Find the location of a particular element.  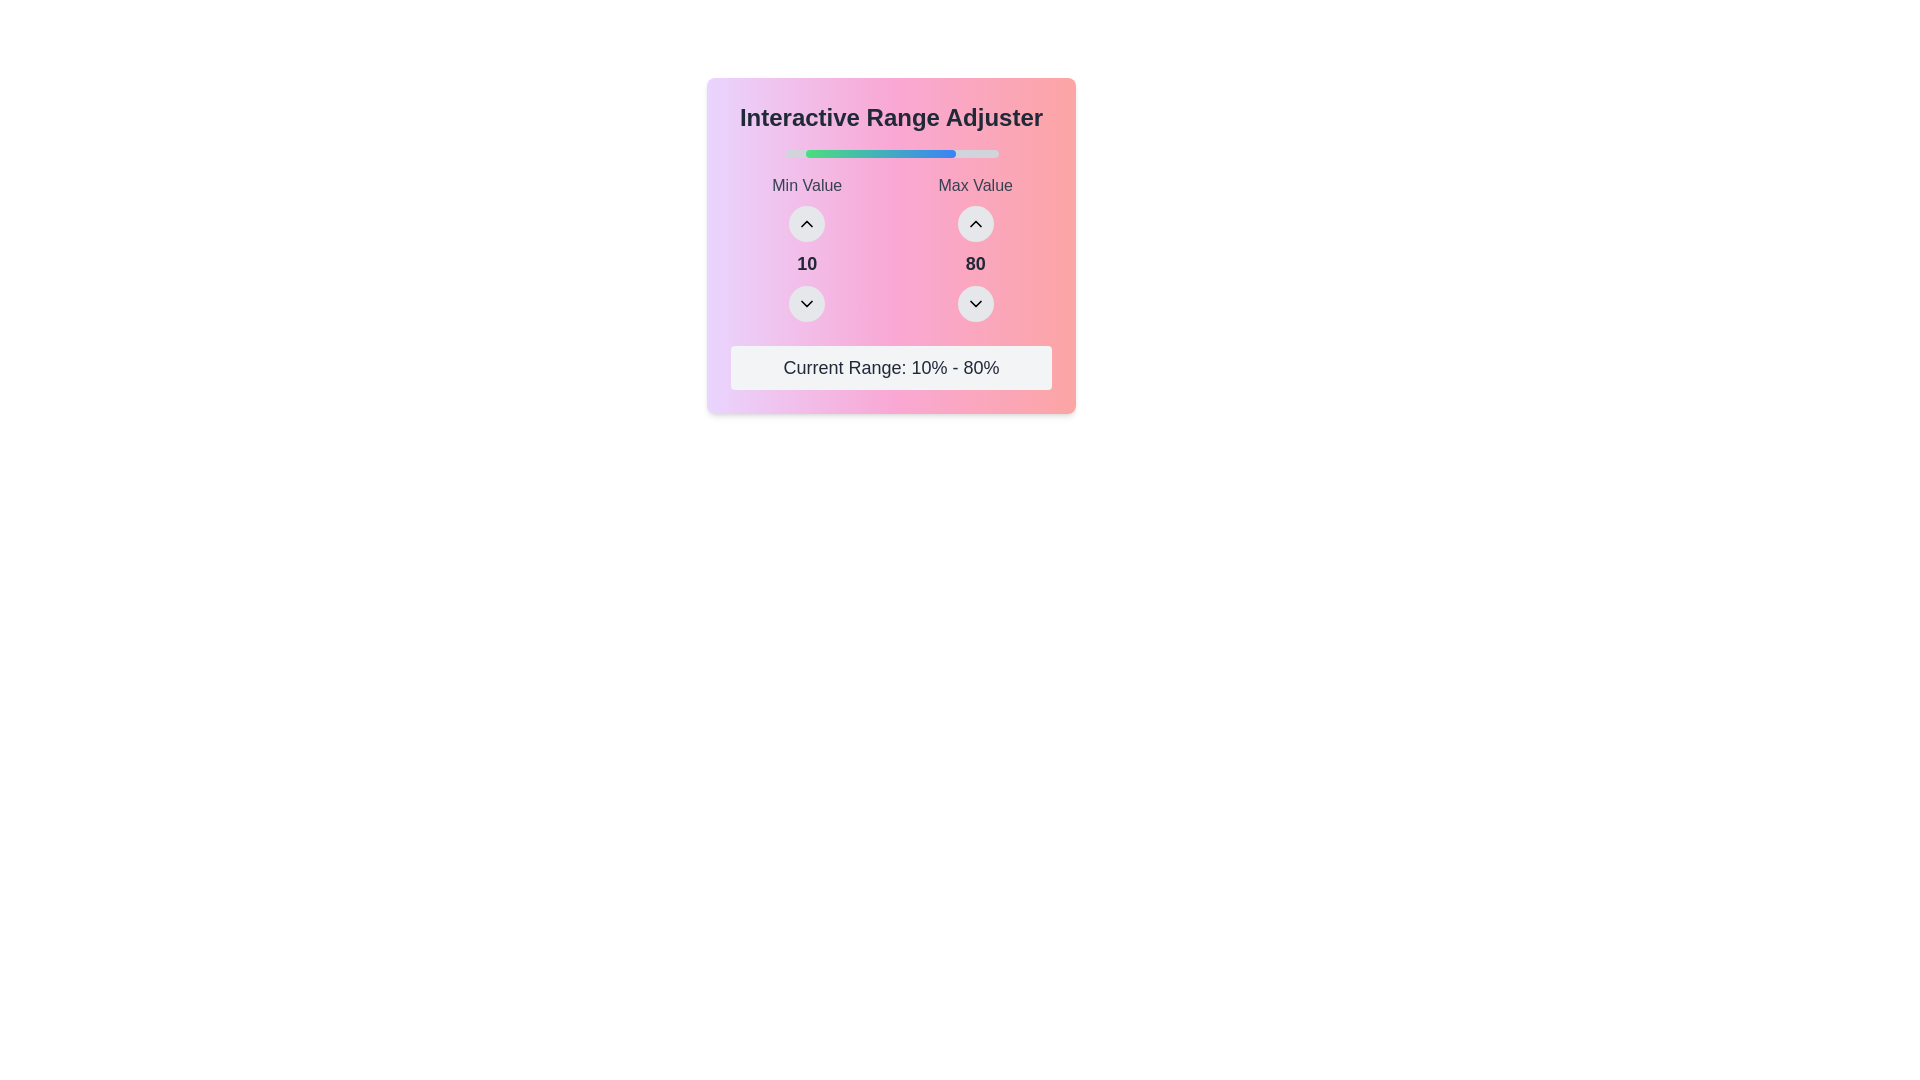

the numerical controls labeled 'Min Value' and 'Max Value' within the grid layout containing adjustment buttons is located at coordinates (890, 246).